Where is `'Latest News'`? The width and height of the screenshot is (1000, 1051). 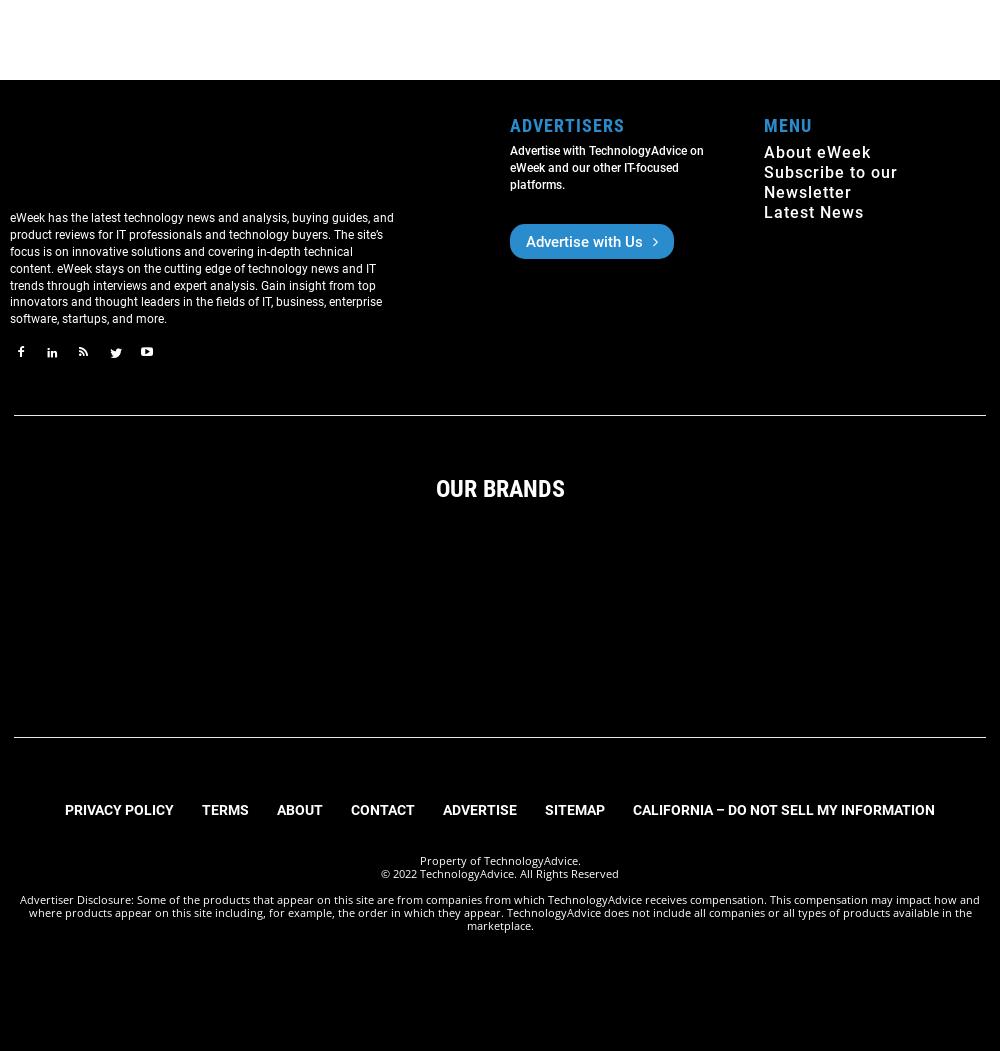
'Latest News' is located at coordinates (813, 211).